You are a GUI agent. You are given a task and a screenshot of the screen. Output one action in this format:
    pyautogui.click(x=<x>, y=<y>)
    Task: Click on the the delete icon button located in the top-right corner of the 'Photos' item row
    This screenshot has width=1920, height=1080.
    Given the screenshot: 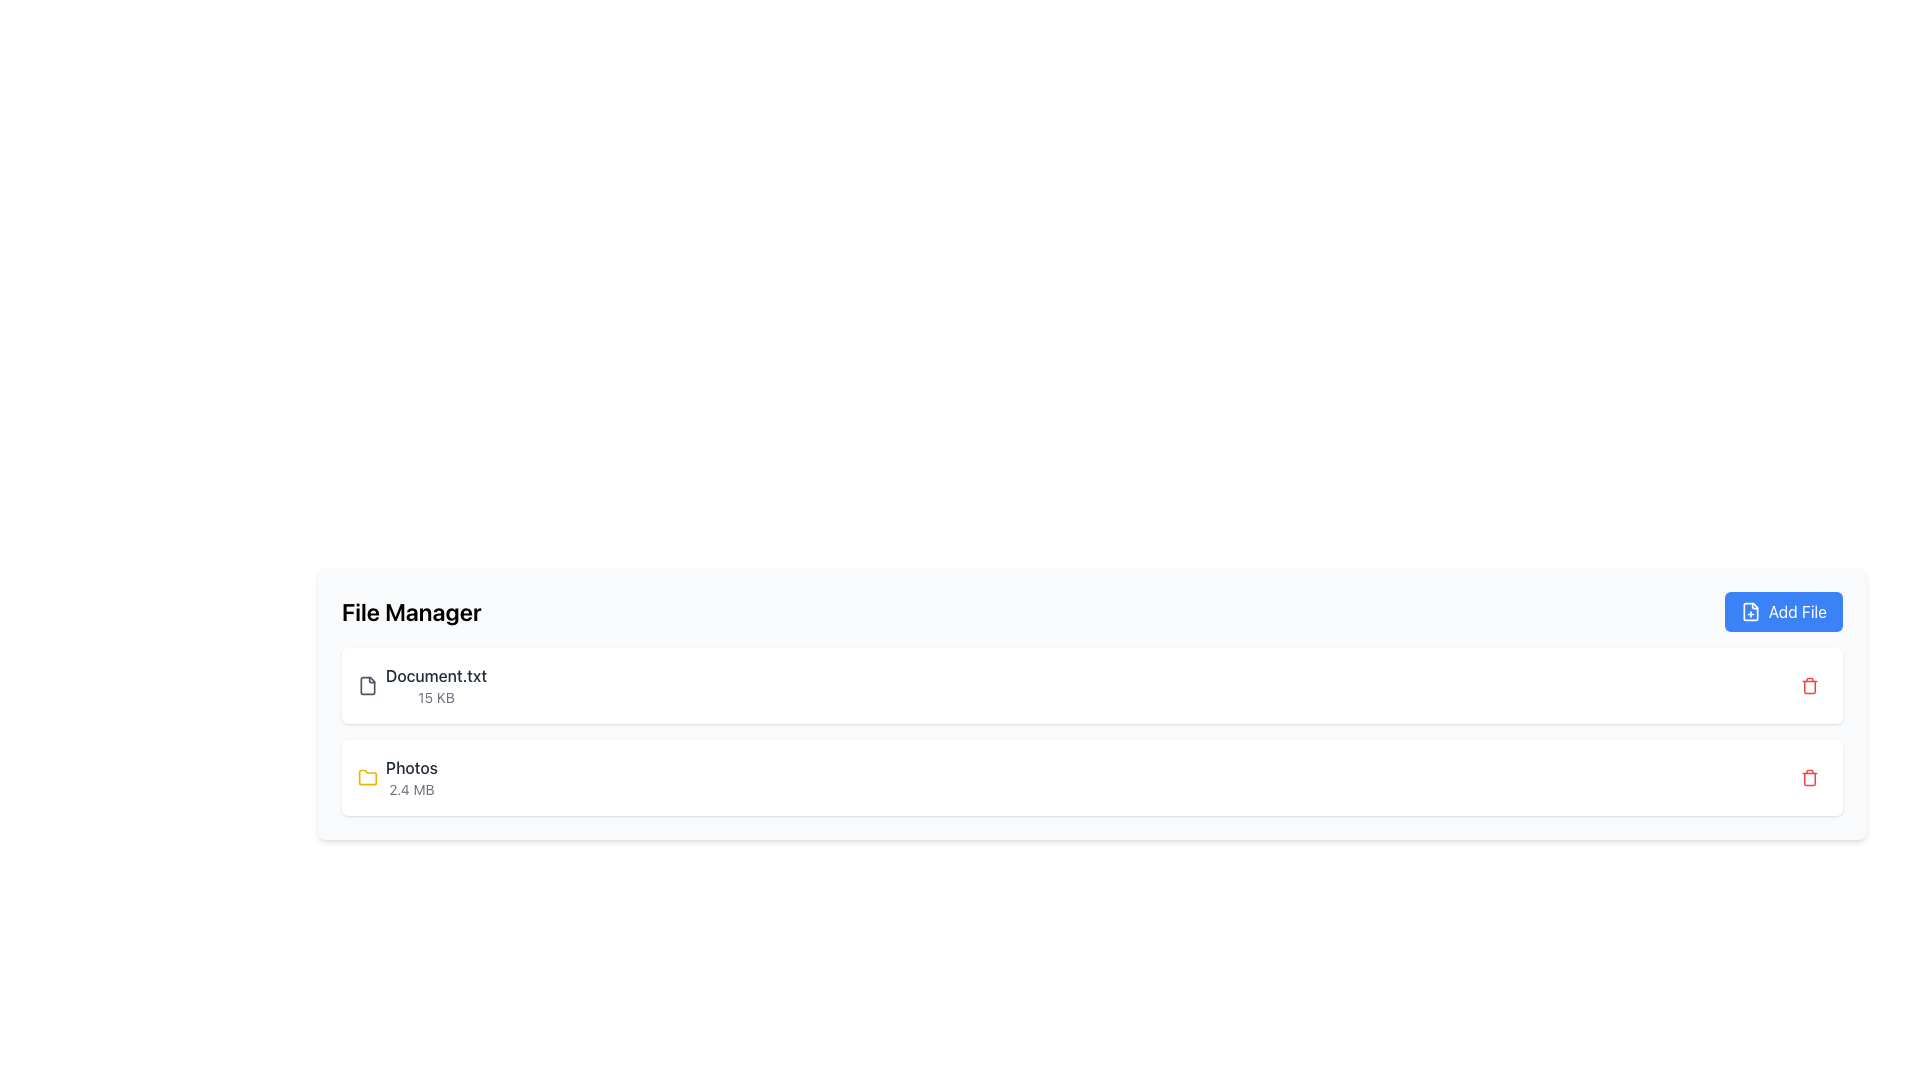 What is the action you would take?
    pyautogui.click(x=1809, y=685)
    